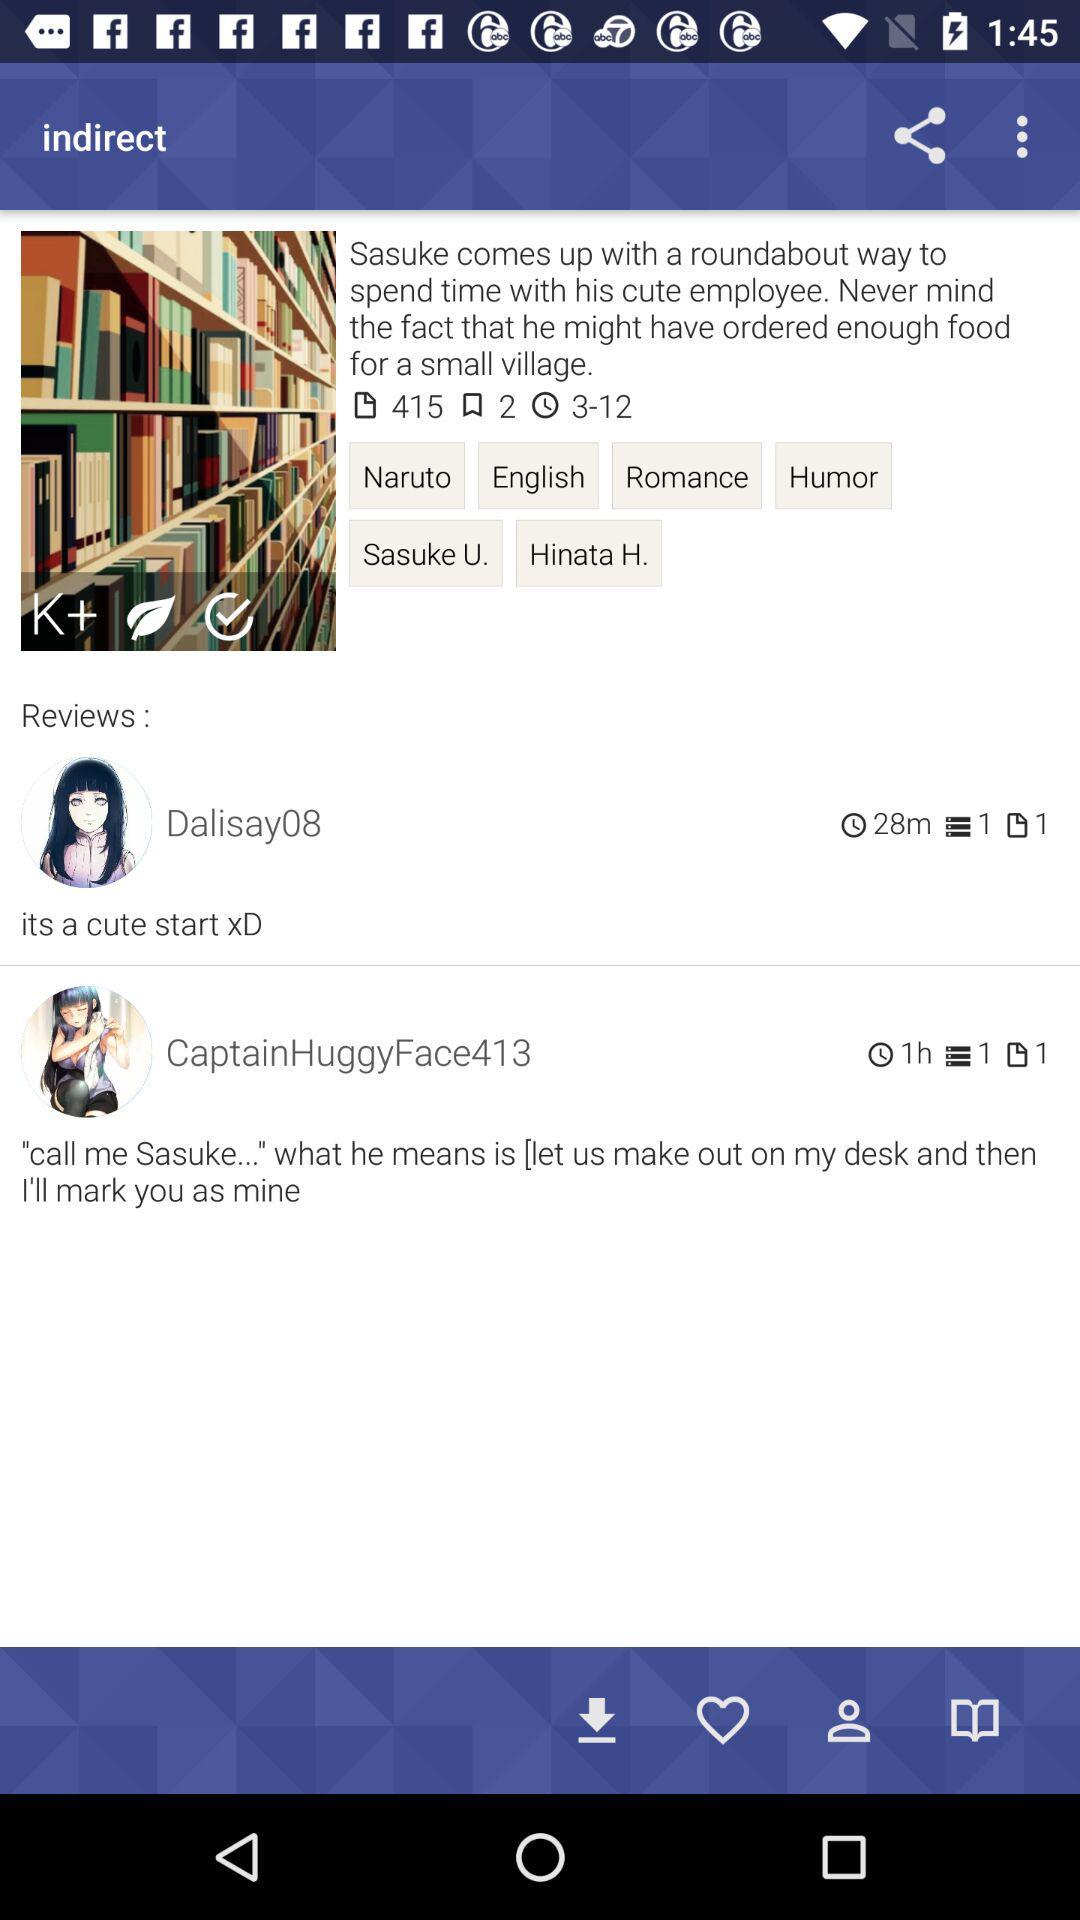 The image size is (1080, 1920). What do you see at coordinates (1027, 135) in the screenshot?
I see `the more icon` at bounding box center [1027, 135].